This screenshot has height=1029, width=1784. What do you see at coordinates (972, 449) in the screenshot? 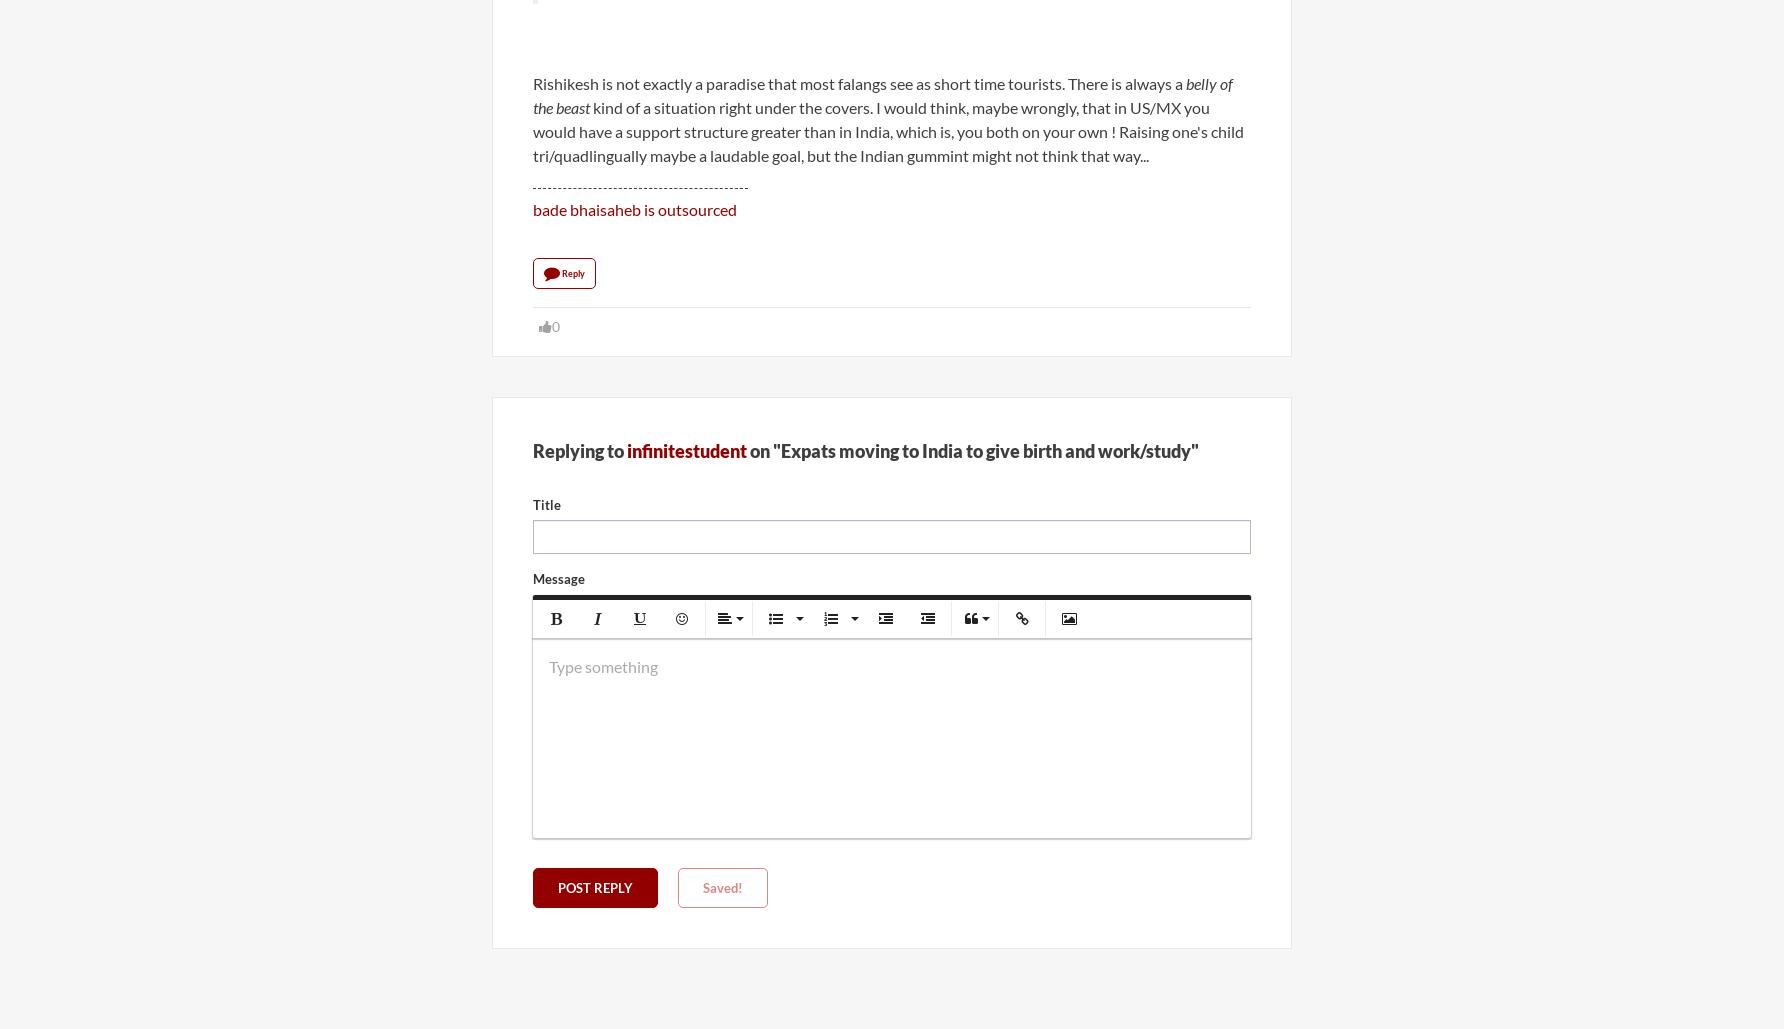
I see `'on "Expats moving to India to give birth and work/study"'` at bounding box center [972, 449].